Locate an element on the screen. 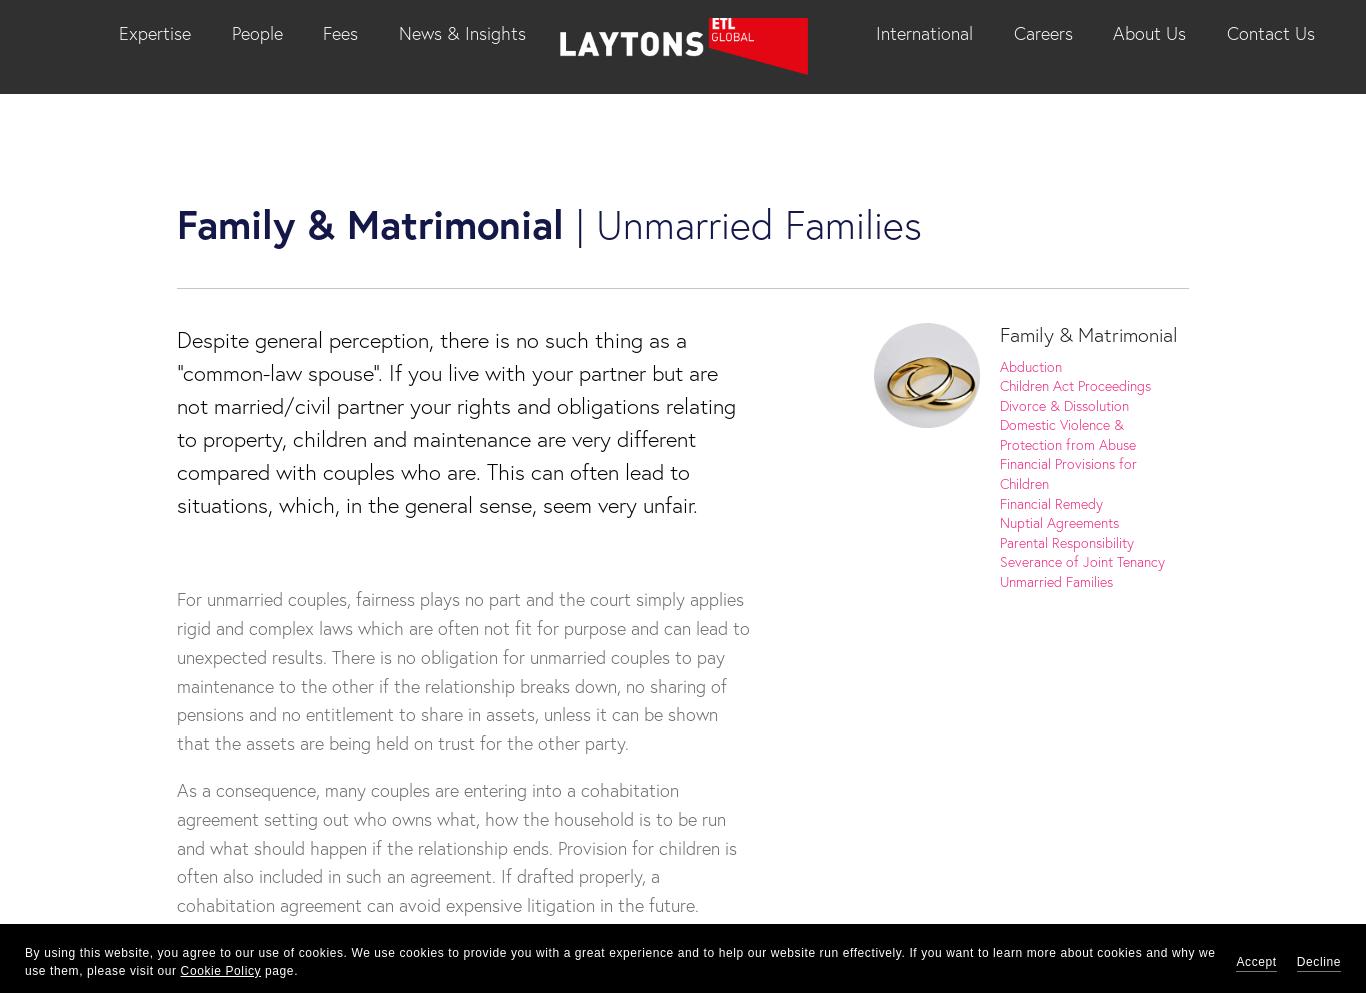 The image size is (1366, 993). 'People' is located at coordinates (256, 31).